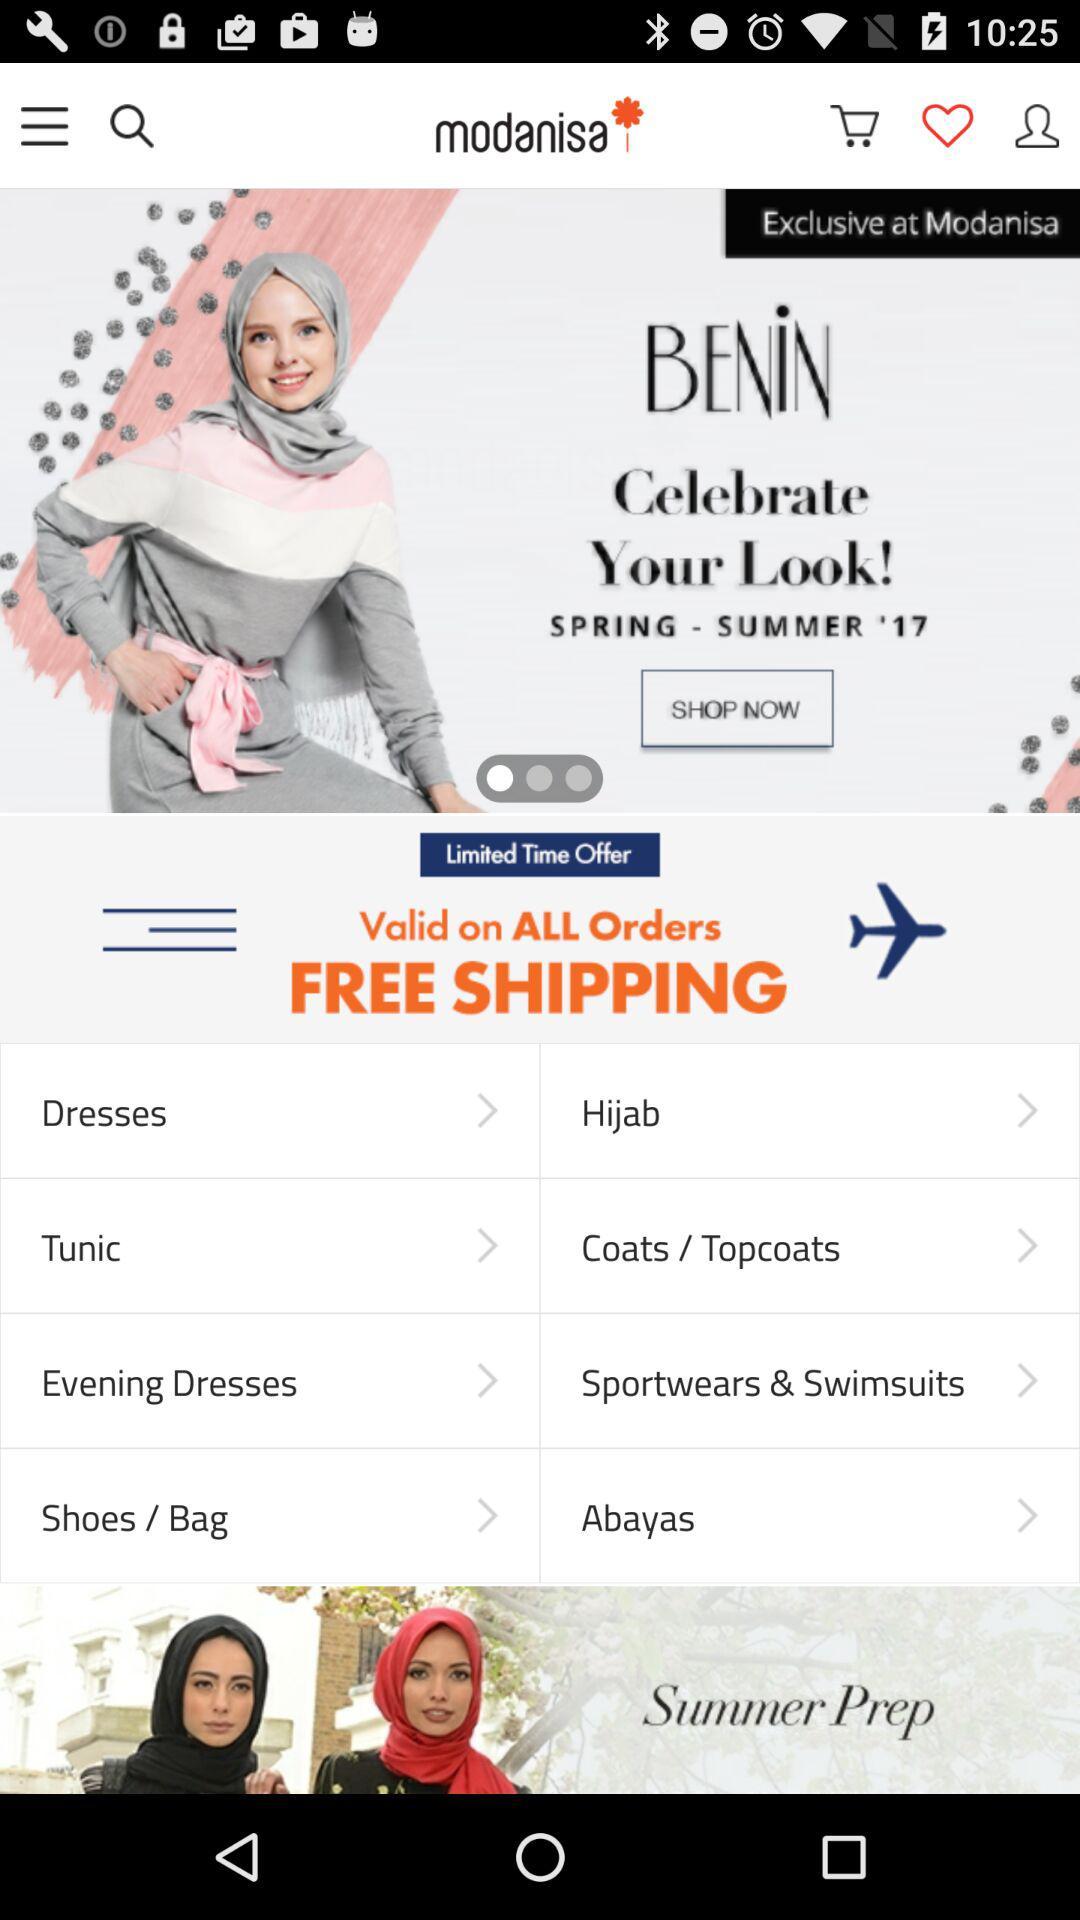  What do you see at coordinates (946, 124) in the screenshot?
I see `favorite` at bounding box center [946, 124].